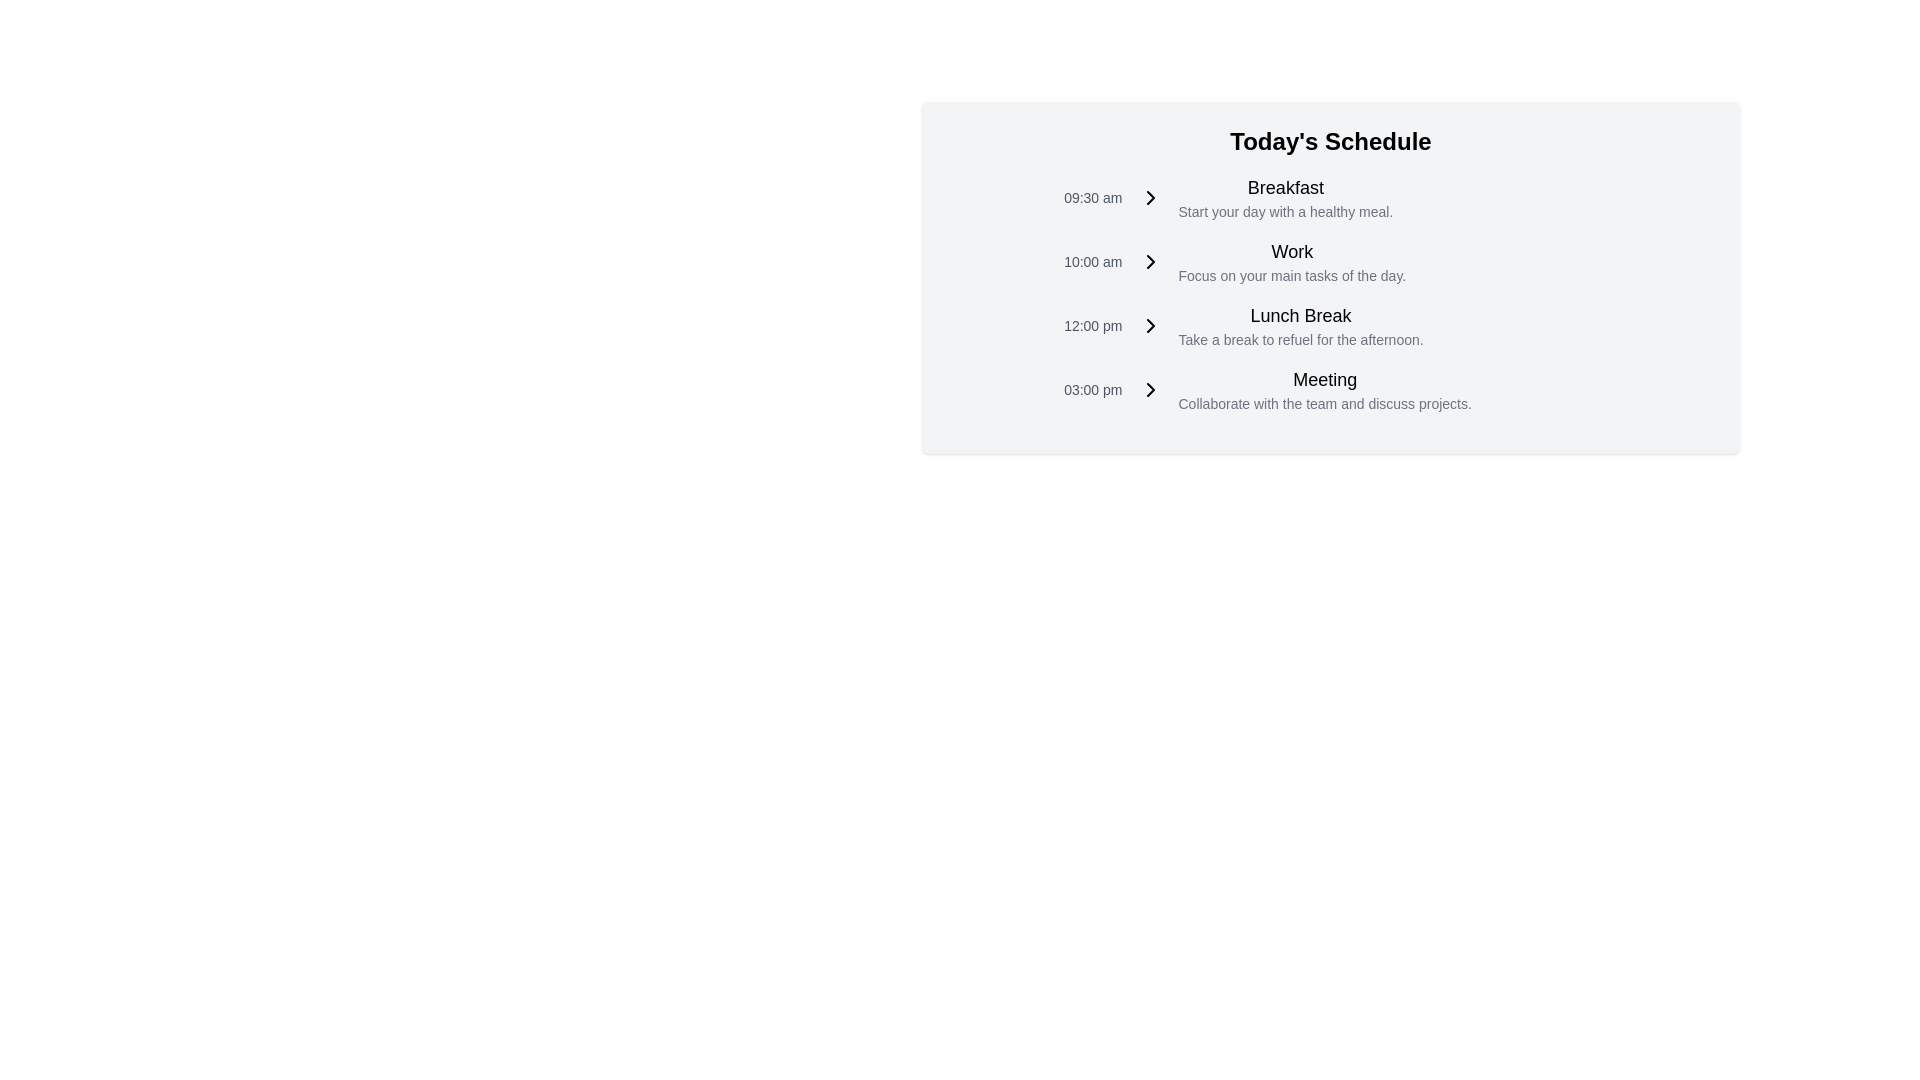  I want to click on the small chevron icon pointing to the right, located to the right of '09:30 am' and before 'Breakfast', so click(1150, 197).